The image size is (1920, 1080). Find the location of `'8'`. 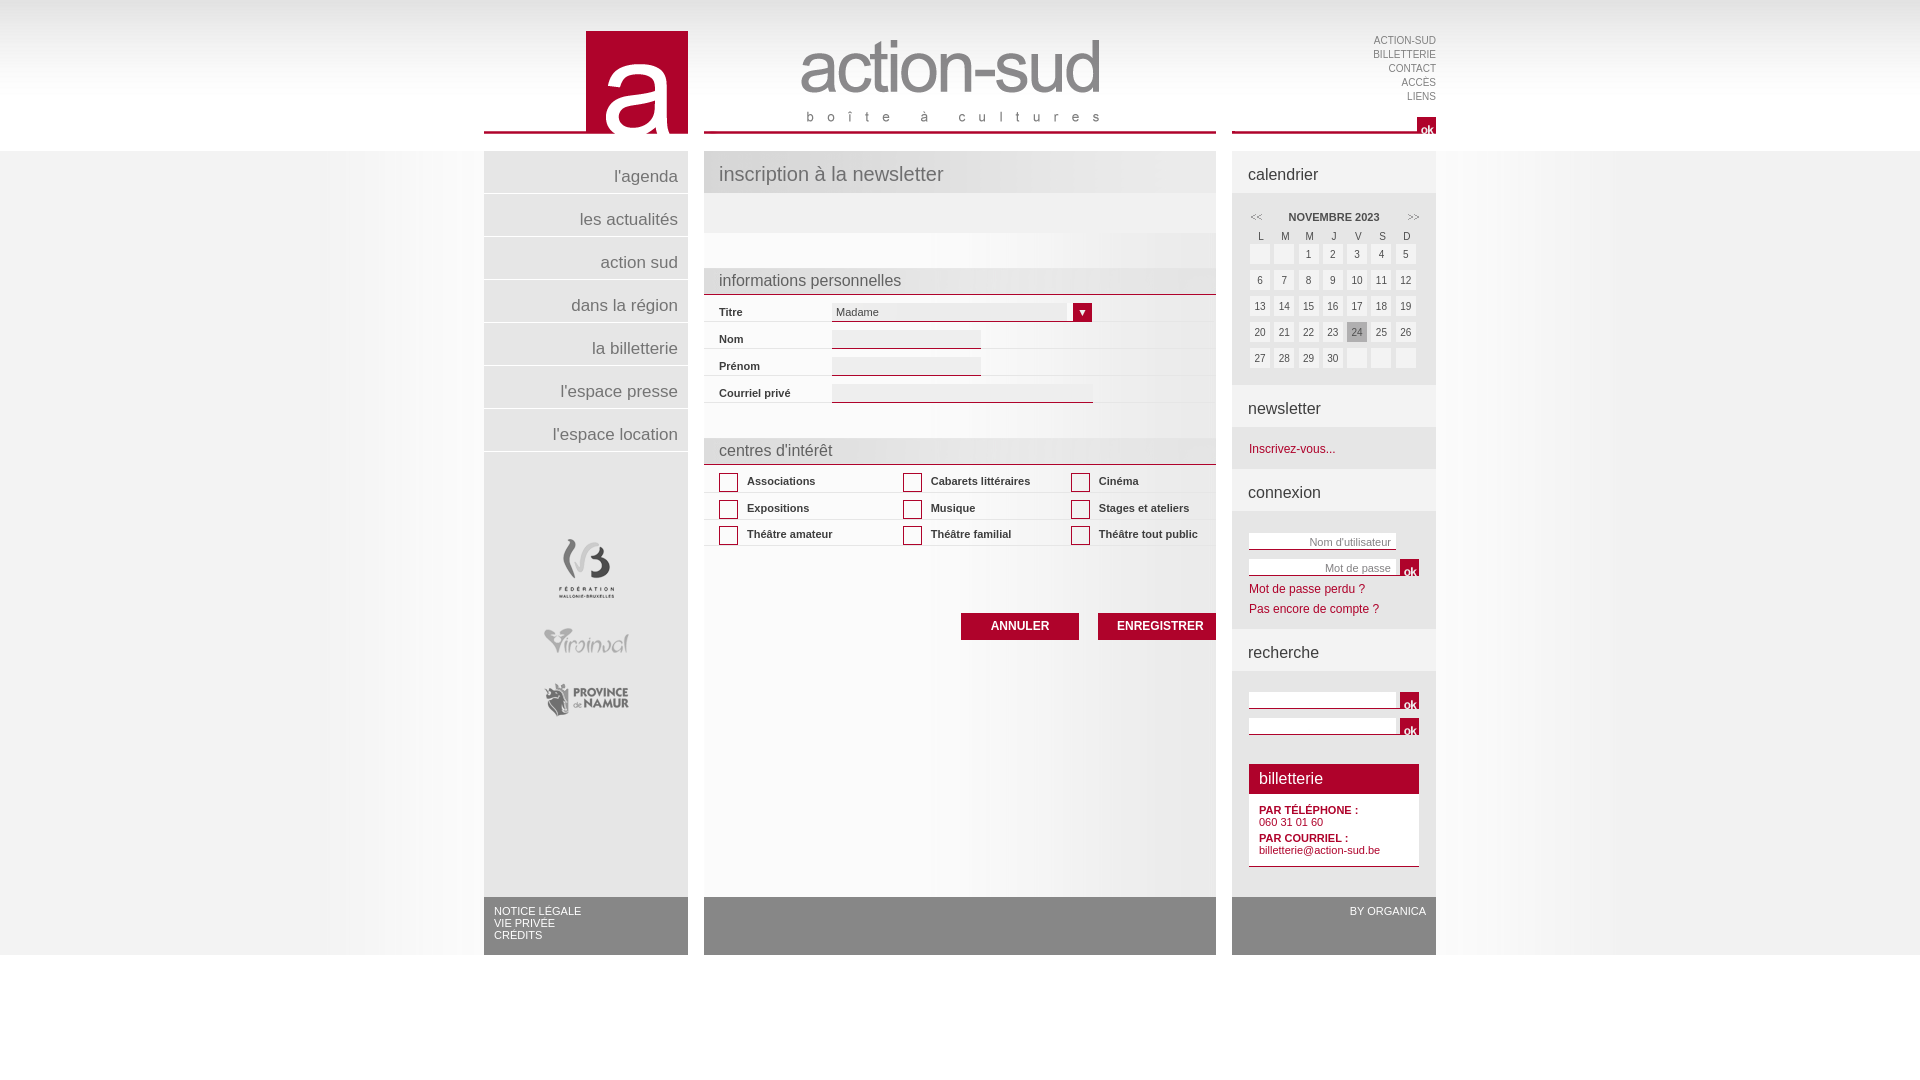

'8' is located at coordinates (1309, 280).